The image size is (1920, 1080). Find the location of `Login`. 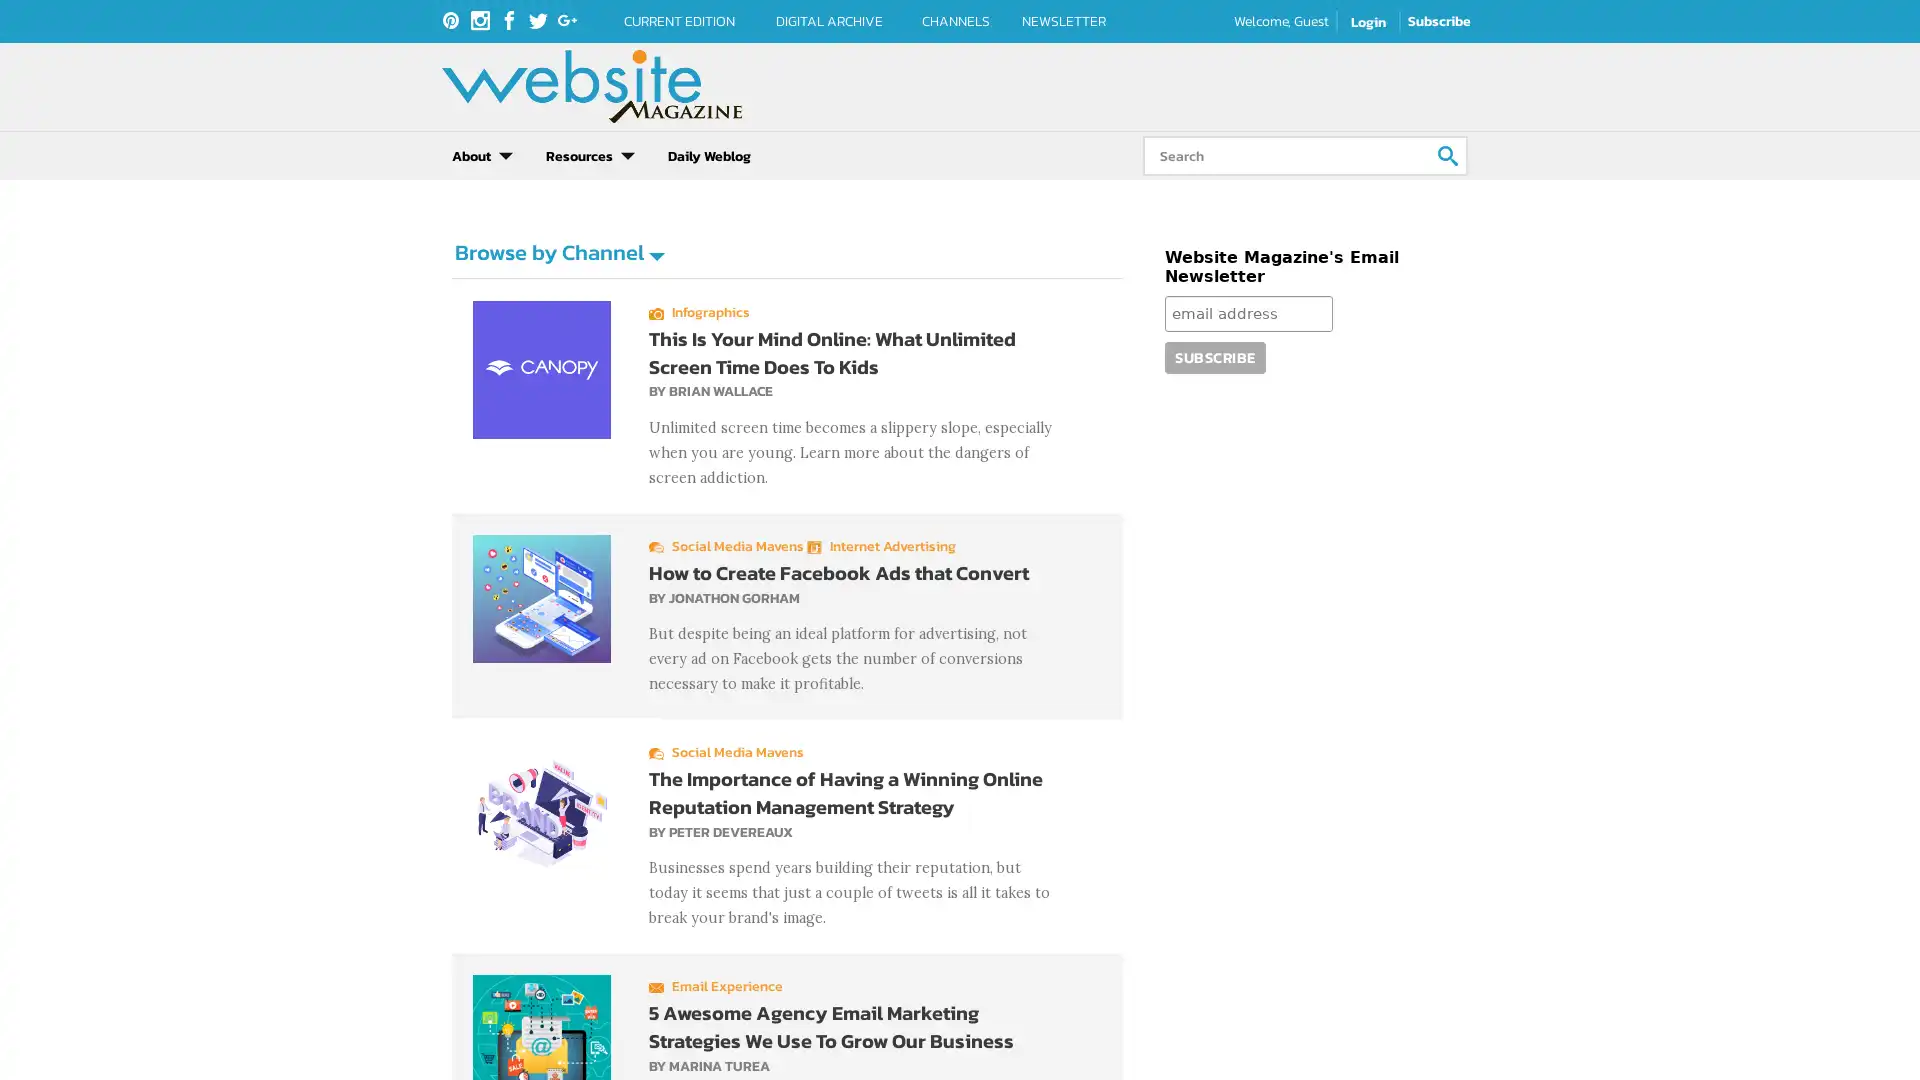

Login is located at coordinates (1367, 22).